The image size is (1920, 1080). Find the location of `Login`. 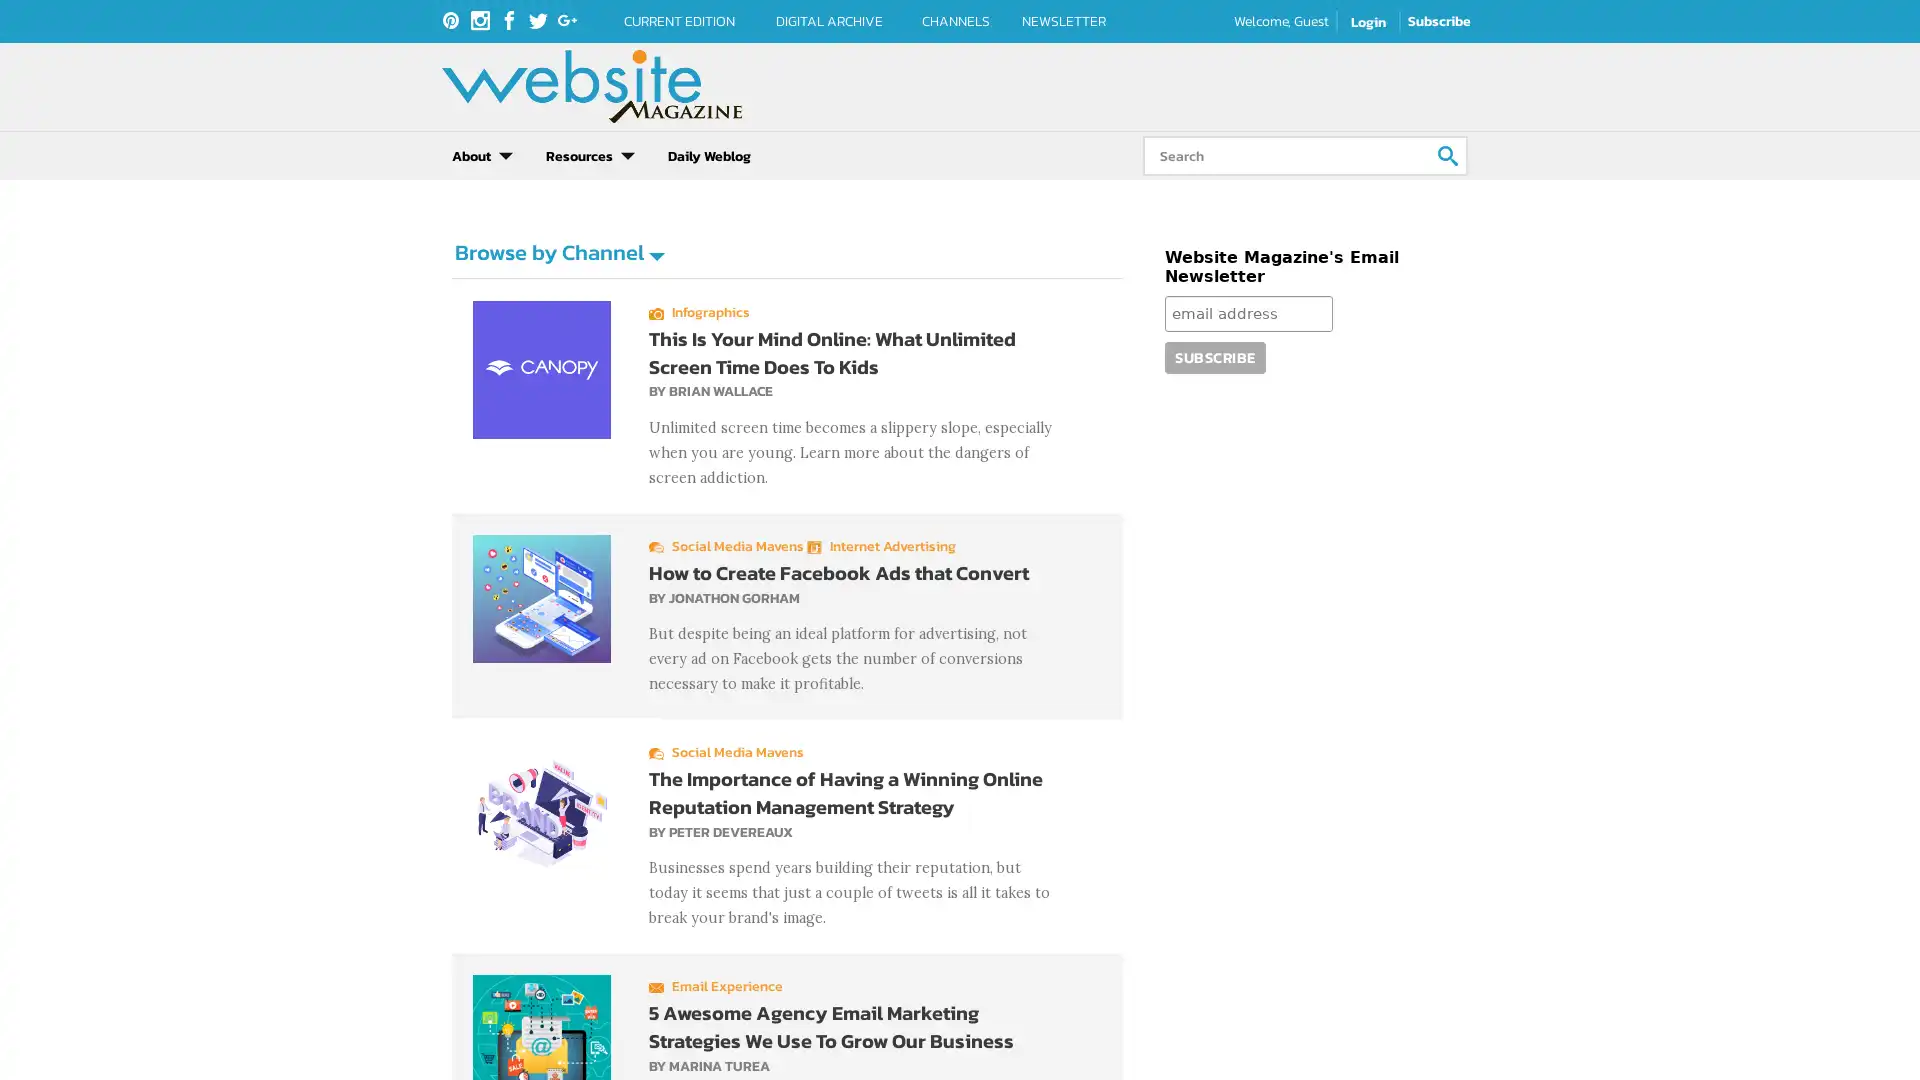

Login is located at coordinates (1367, 22).